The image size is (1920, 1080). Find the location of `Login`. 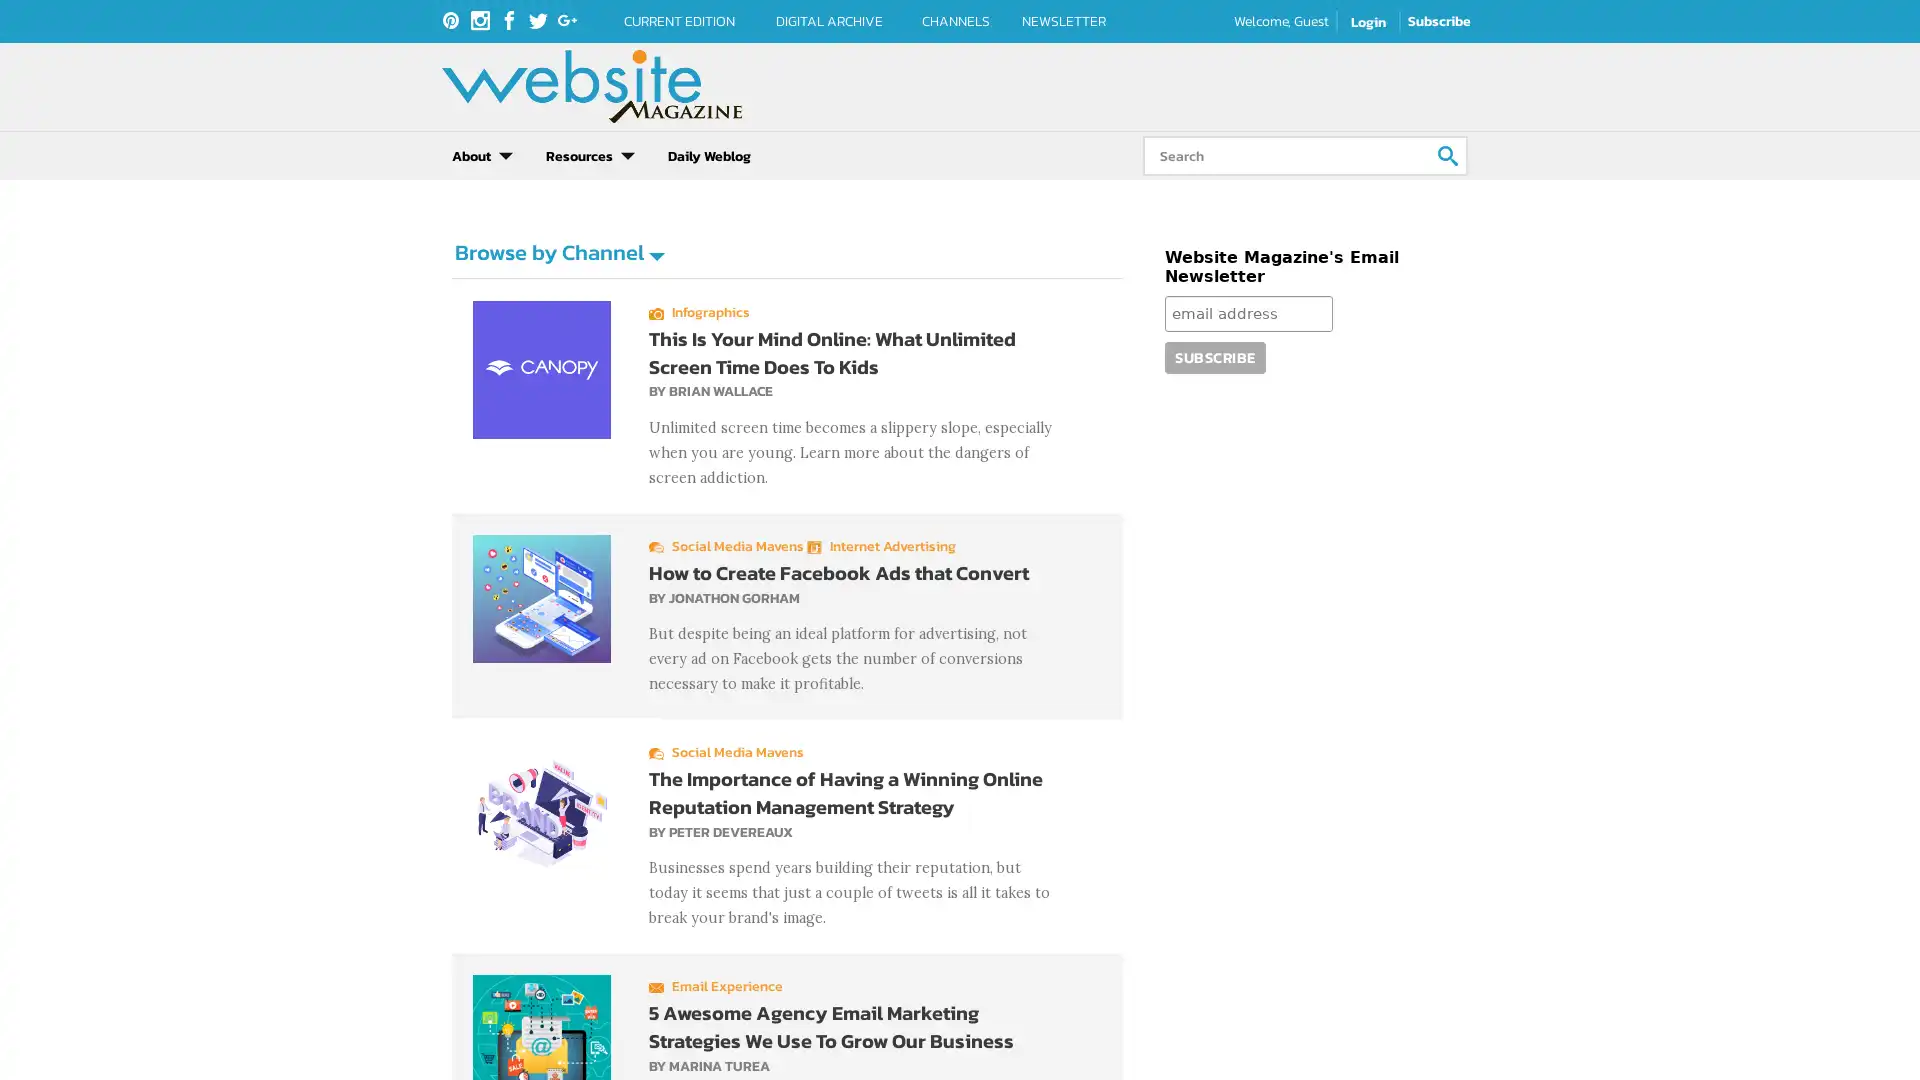

Login is located at coordinates (1367, 22).